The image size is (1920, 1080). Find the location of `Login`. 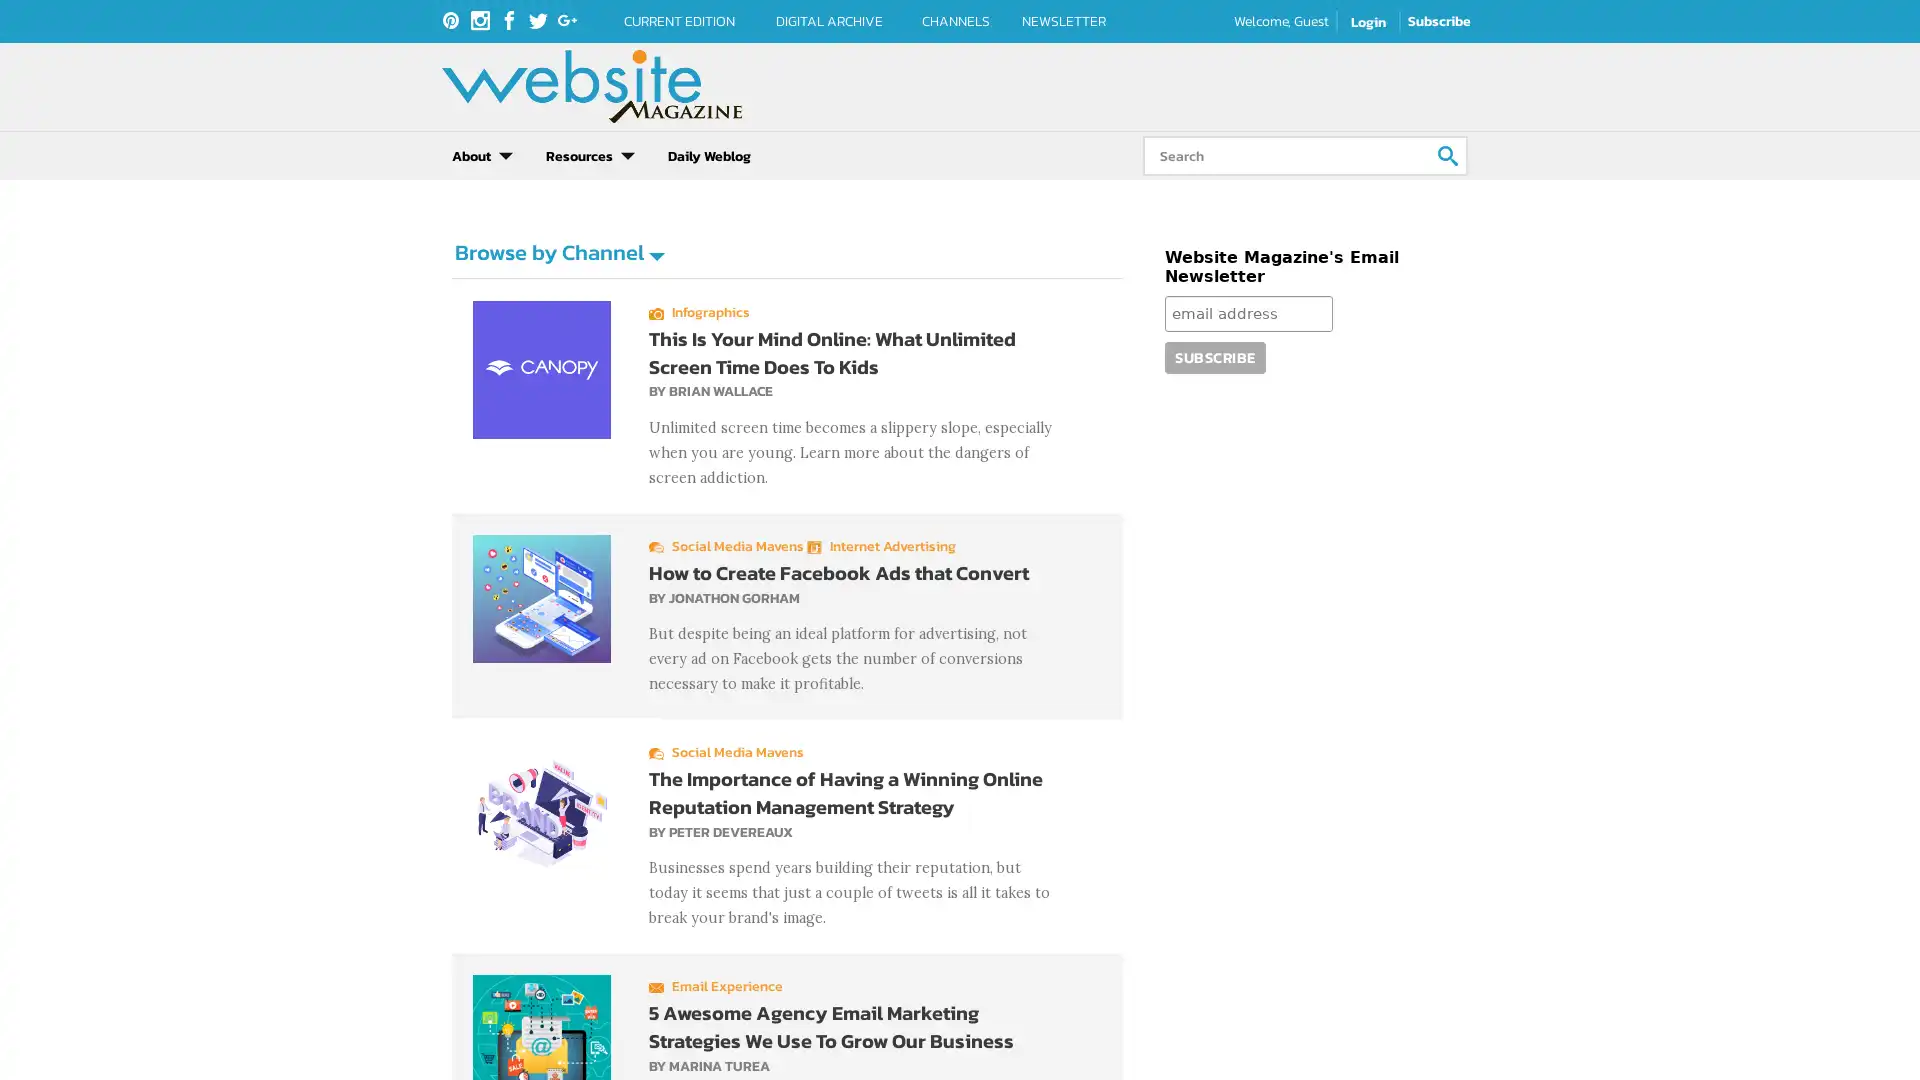

Login is located at coordinates (1367, 22).